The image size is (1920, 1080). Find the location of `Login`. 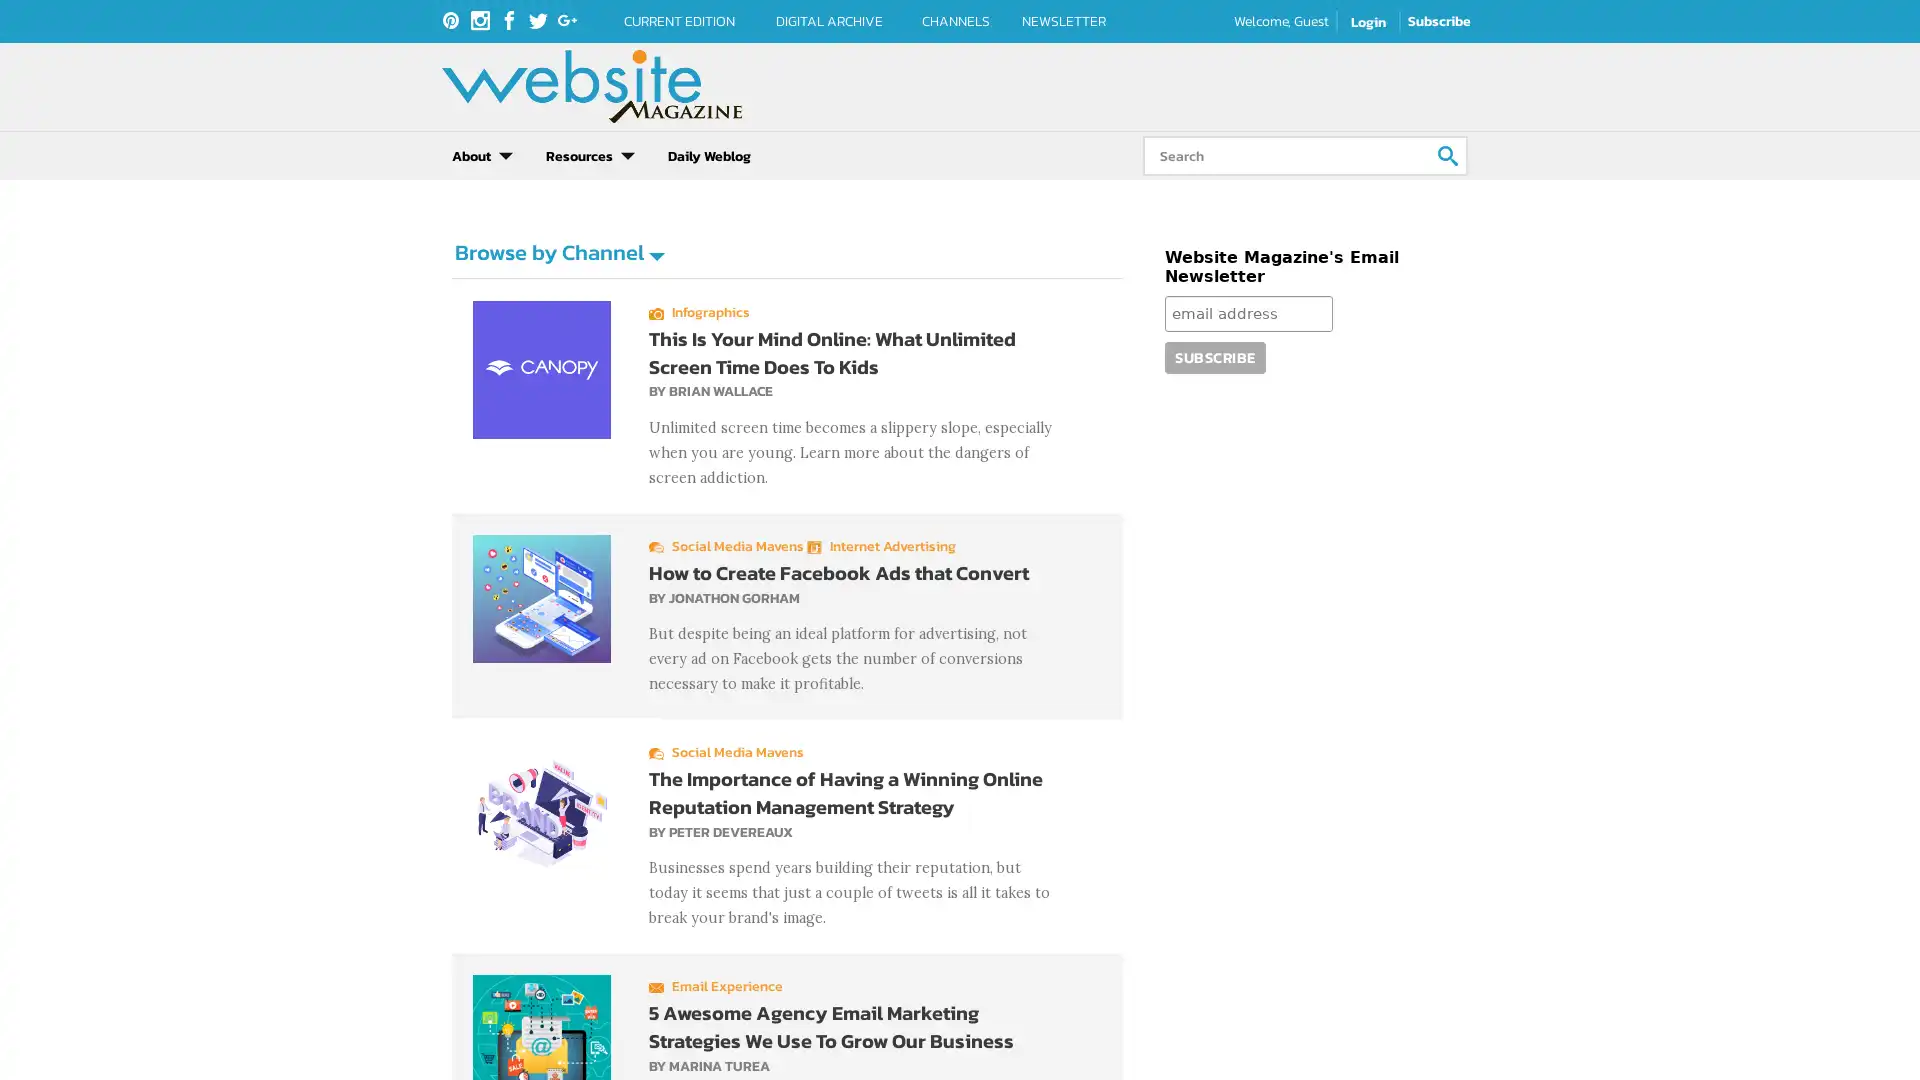

Login is located at coordinates (1367, 22).